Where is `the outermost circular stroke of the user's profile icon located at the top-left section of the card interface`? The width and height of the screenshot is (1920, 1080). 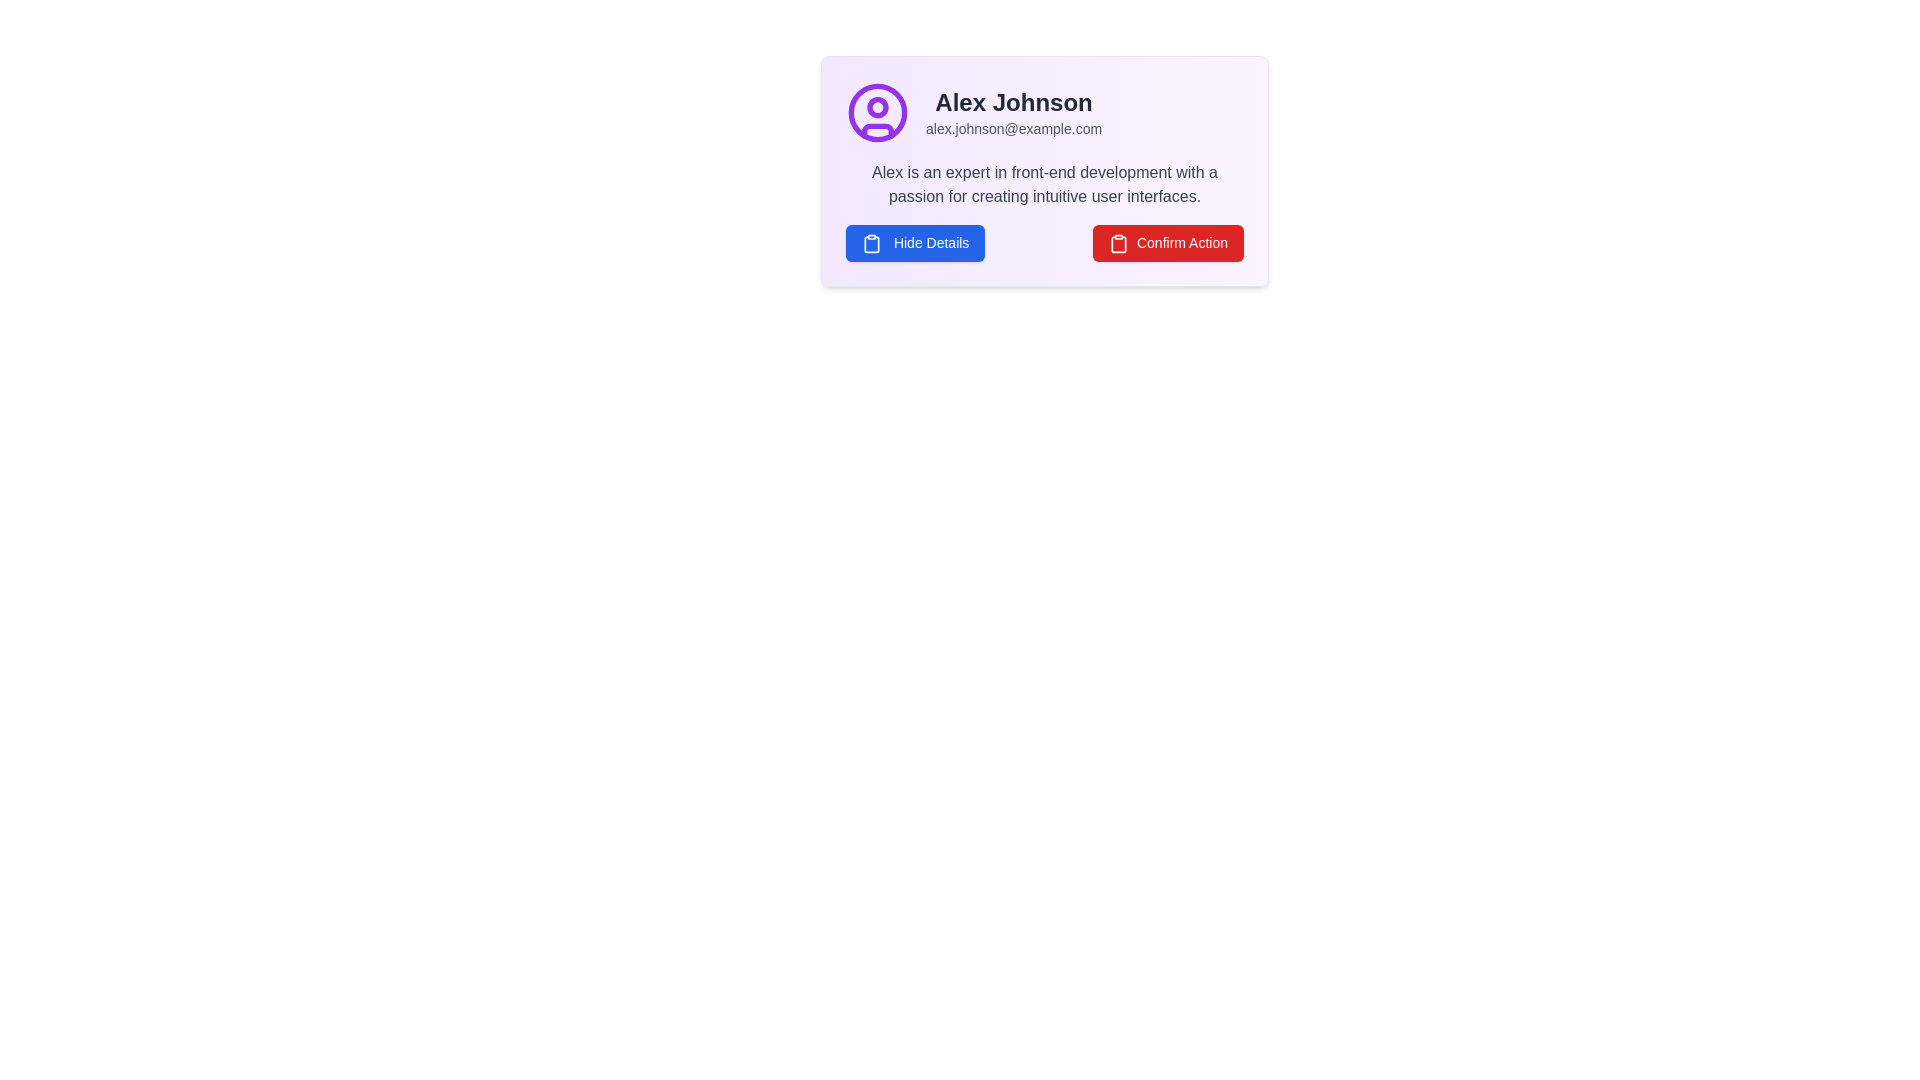
the outermost circular stroke of the user's profile icon located at the top-left section of the card interface is located at coordinates (878, 112).